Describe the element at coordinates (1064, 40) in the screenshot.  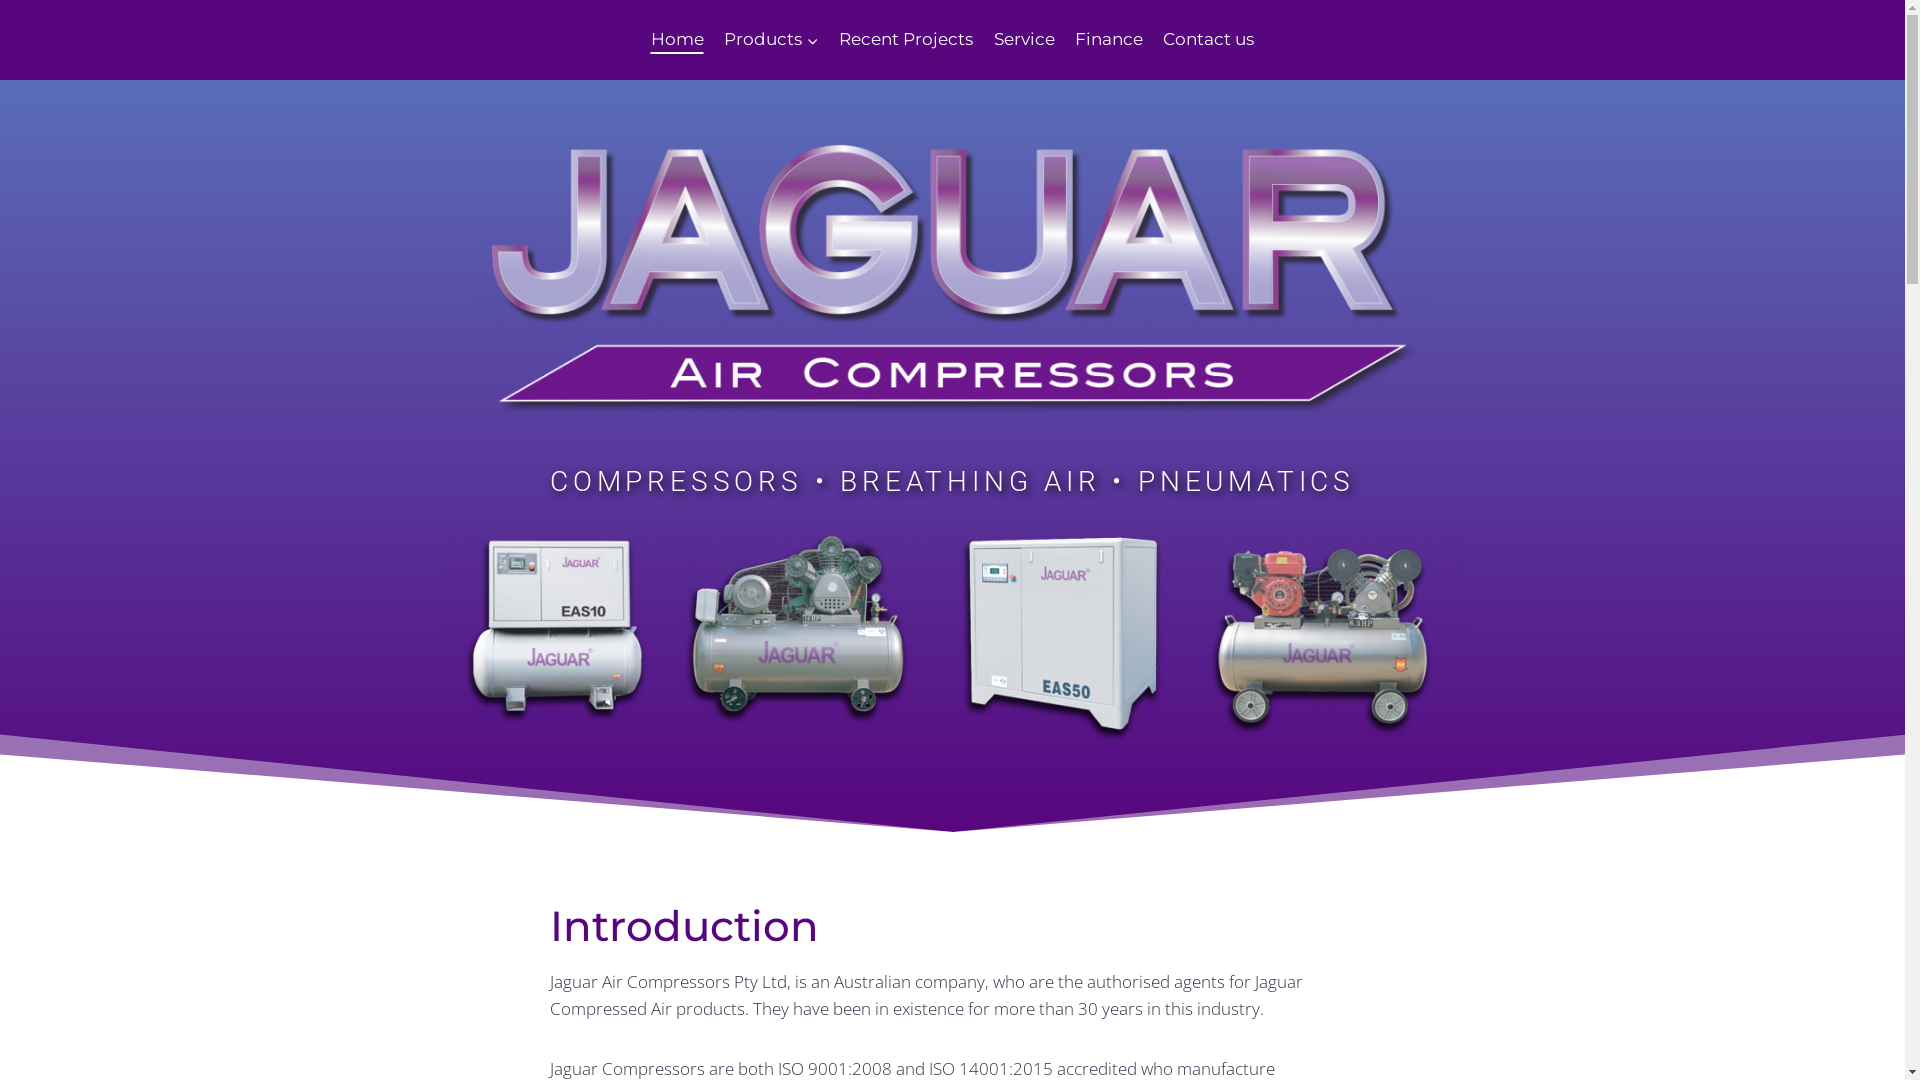
I see `'Finance'` at that location.